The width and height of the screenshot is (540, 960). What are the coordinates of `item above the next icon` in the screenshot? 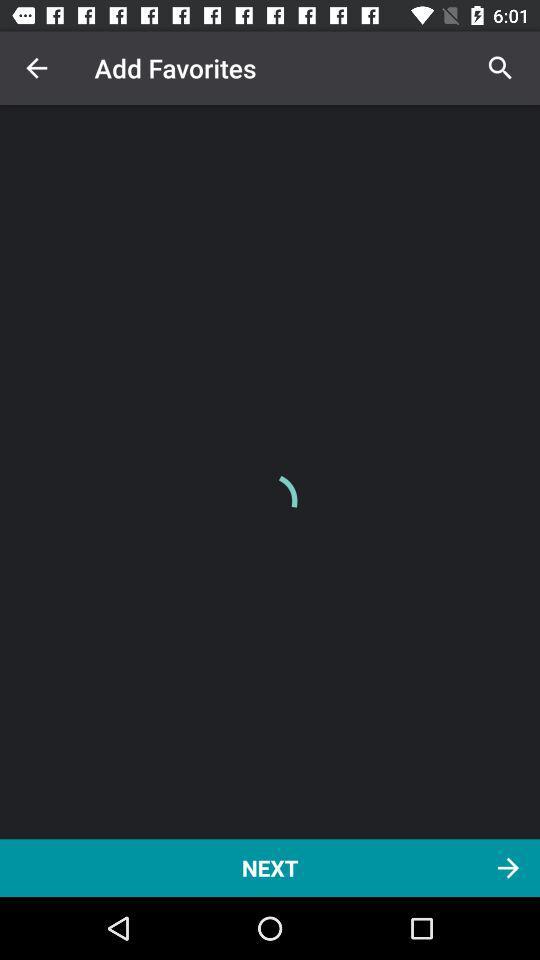 It's located at (499, 68).